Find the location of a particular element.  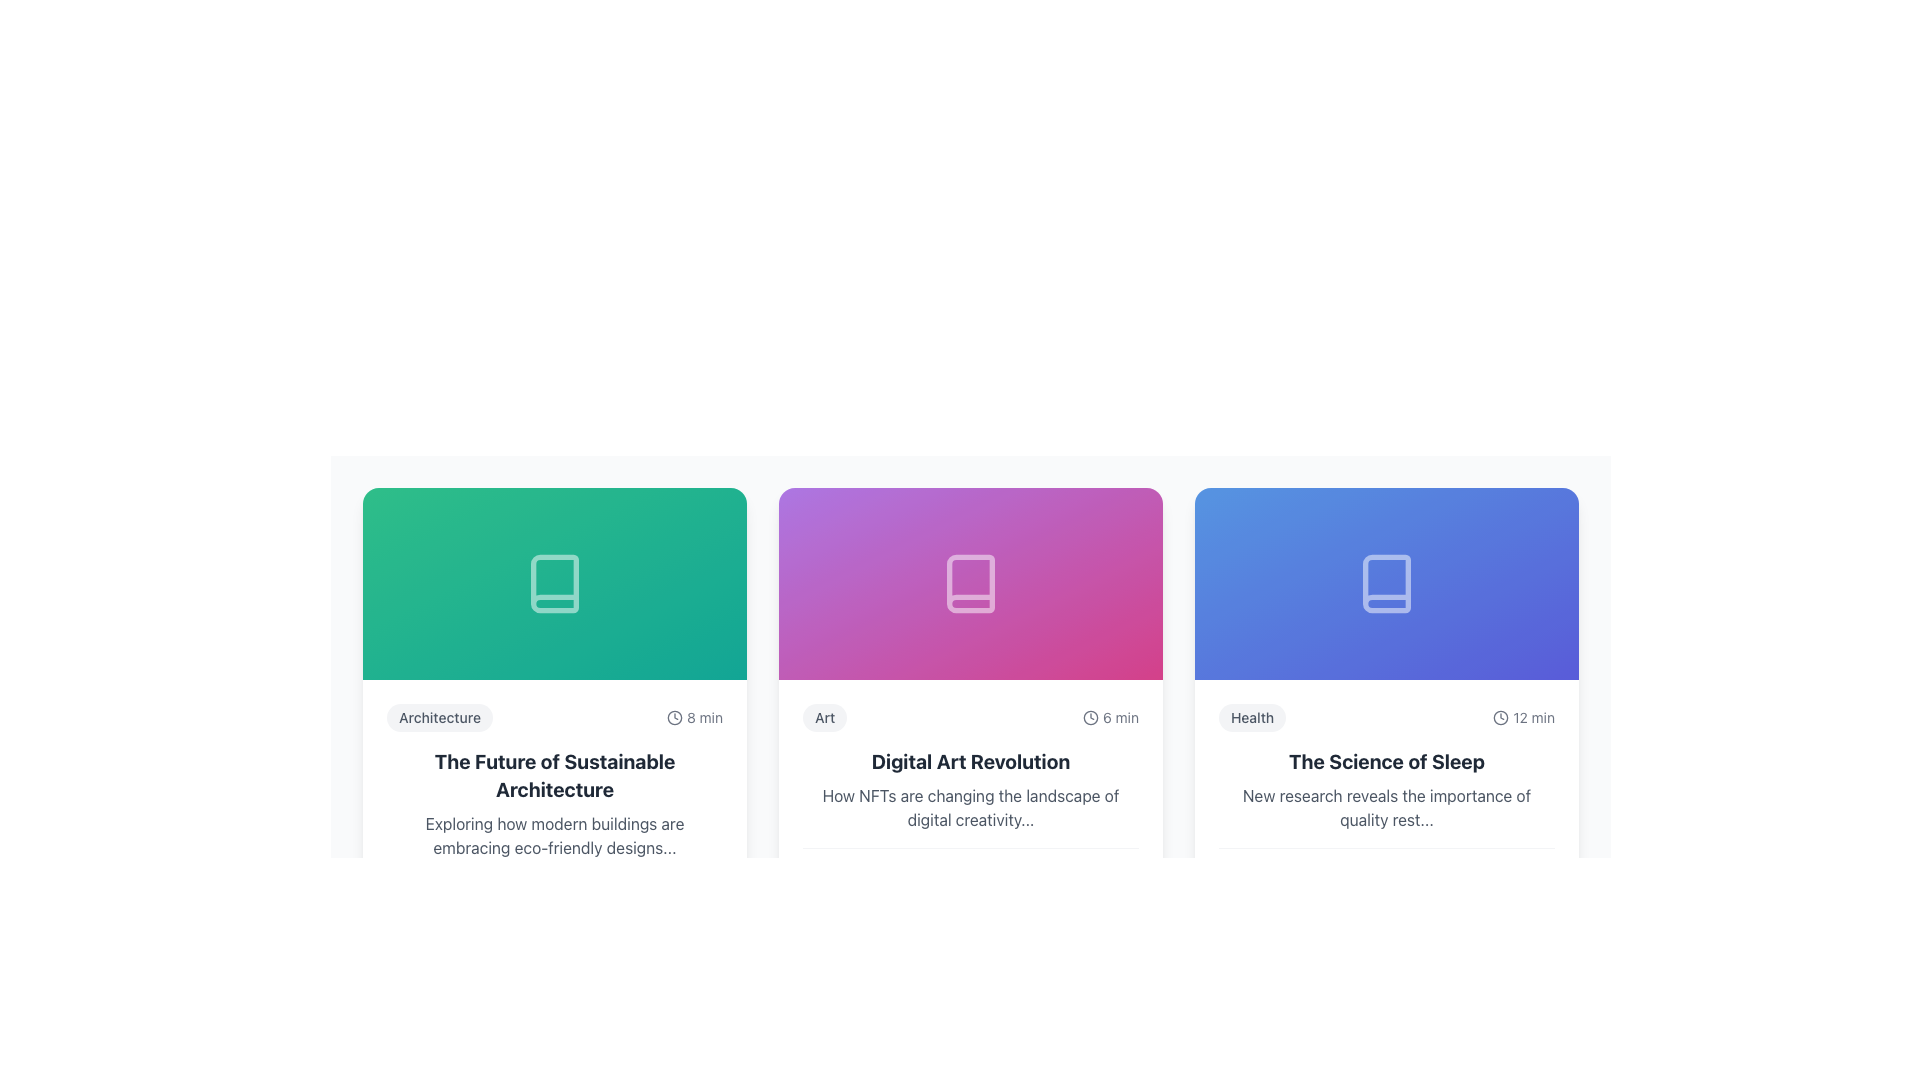

the visual design of the book icon, which features a rounded rectangle shape with a white outline and a green gradient background, located in the leftmost card of three horizontally aligned cards is located at coordinates (555, 583).